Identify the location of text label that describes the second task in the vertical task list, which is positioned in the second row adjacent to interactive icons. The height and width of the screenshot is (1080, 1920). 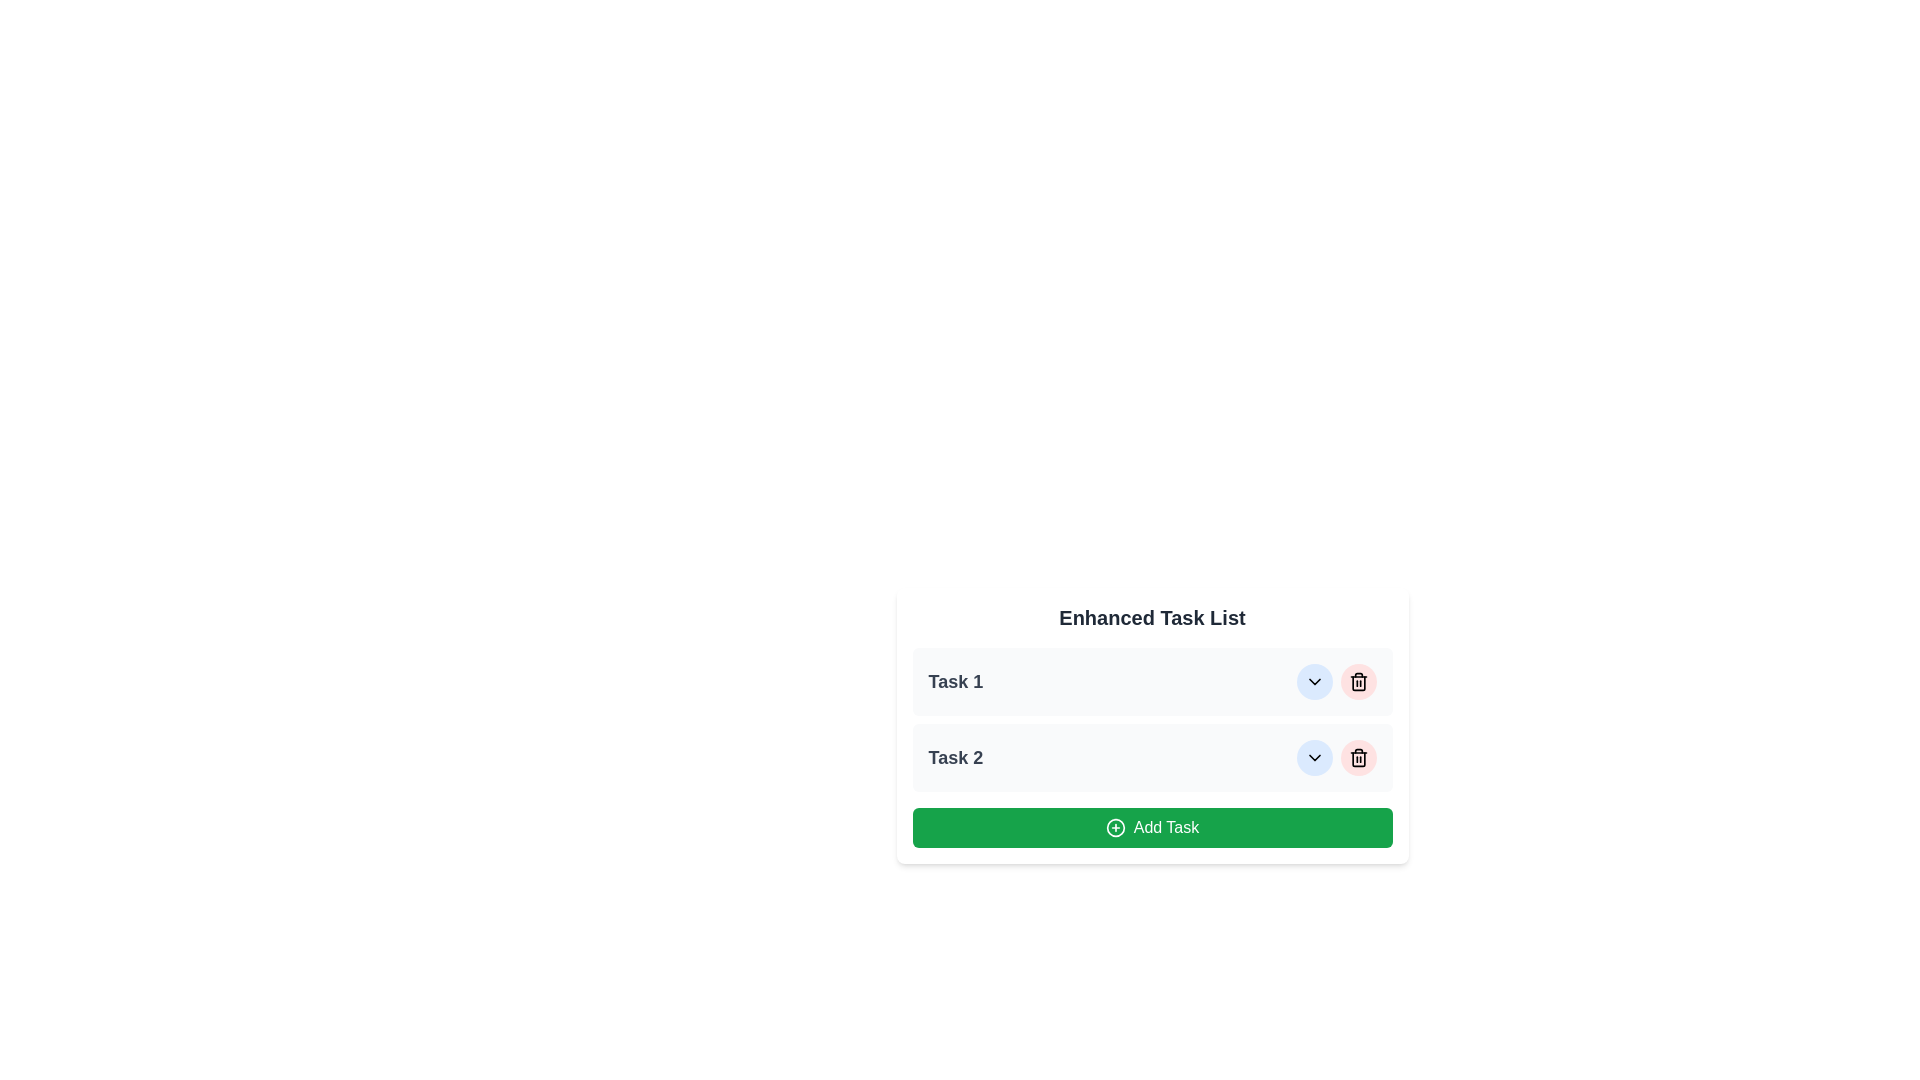
(954, 758).